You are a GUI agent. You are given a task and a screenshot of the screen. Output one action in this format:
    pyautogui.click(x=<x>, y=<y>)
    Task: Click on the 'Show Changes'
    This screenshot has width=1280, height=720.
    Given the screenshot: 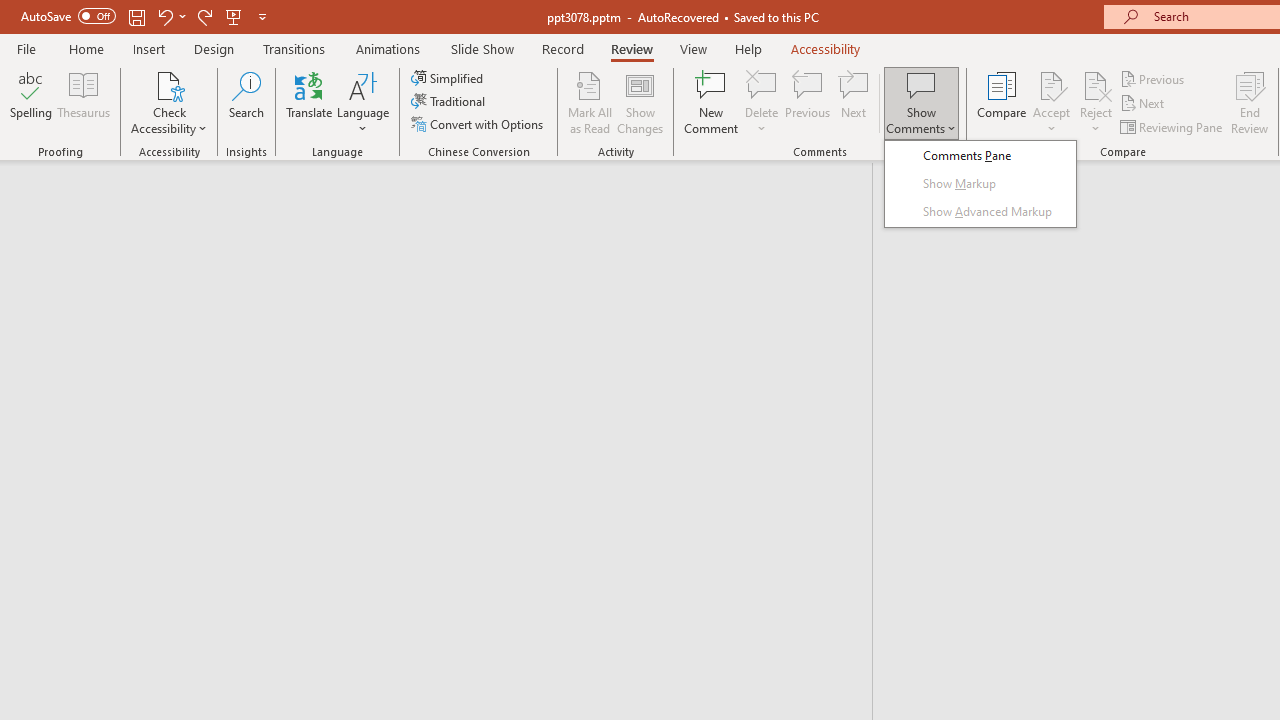 What is the action you would take?
    pyautogui.click(x=640, y=103)
    